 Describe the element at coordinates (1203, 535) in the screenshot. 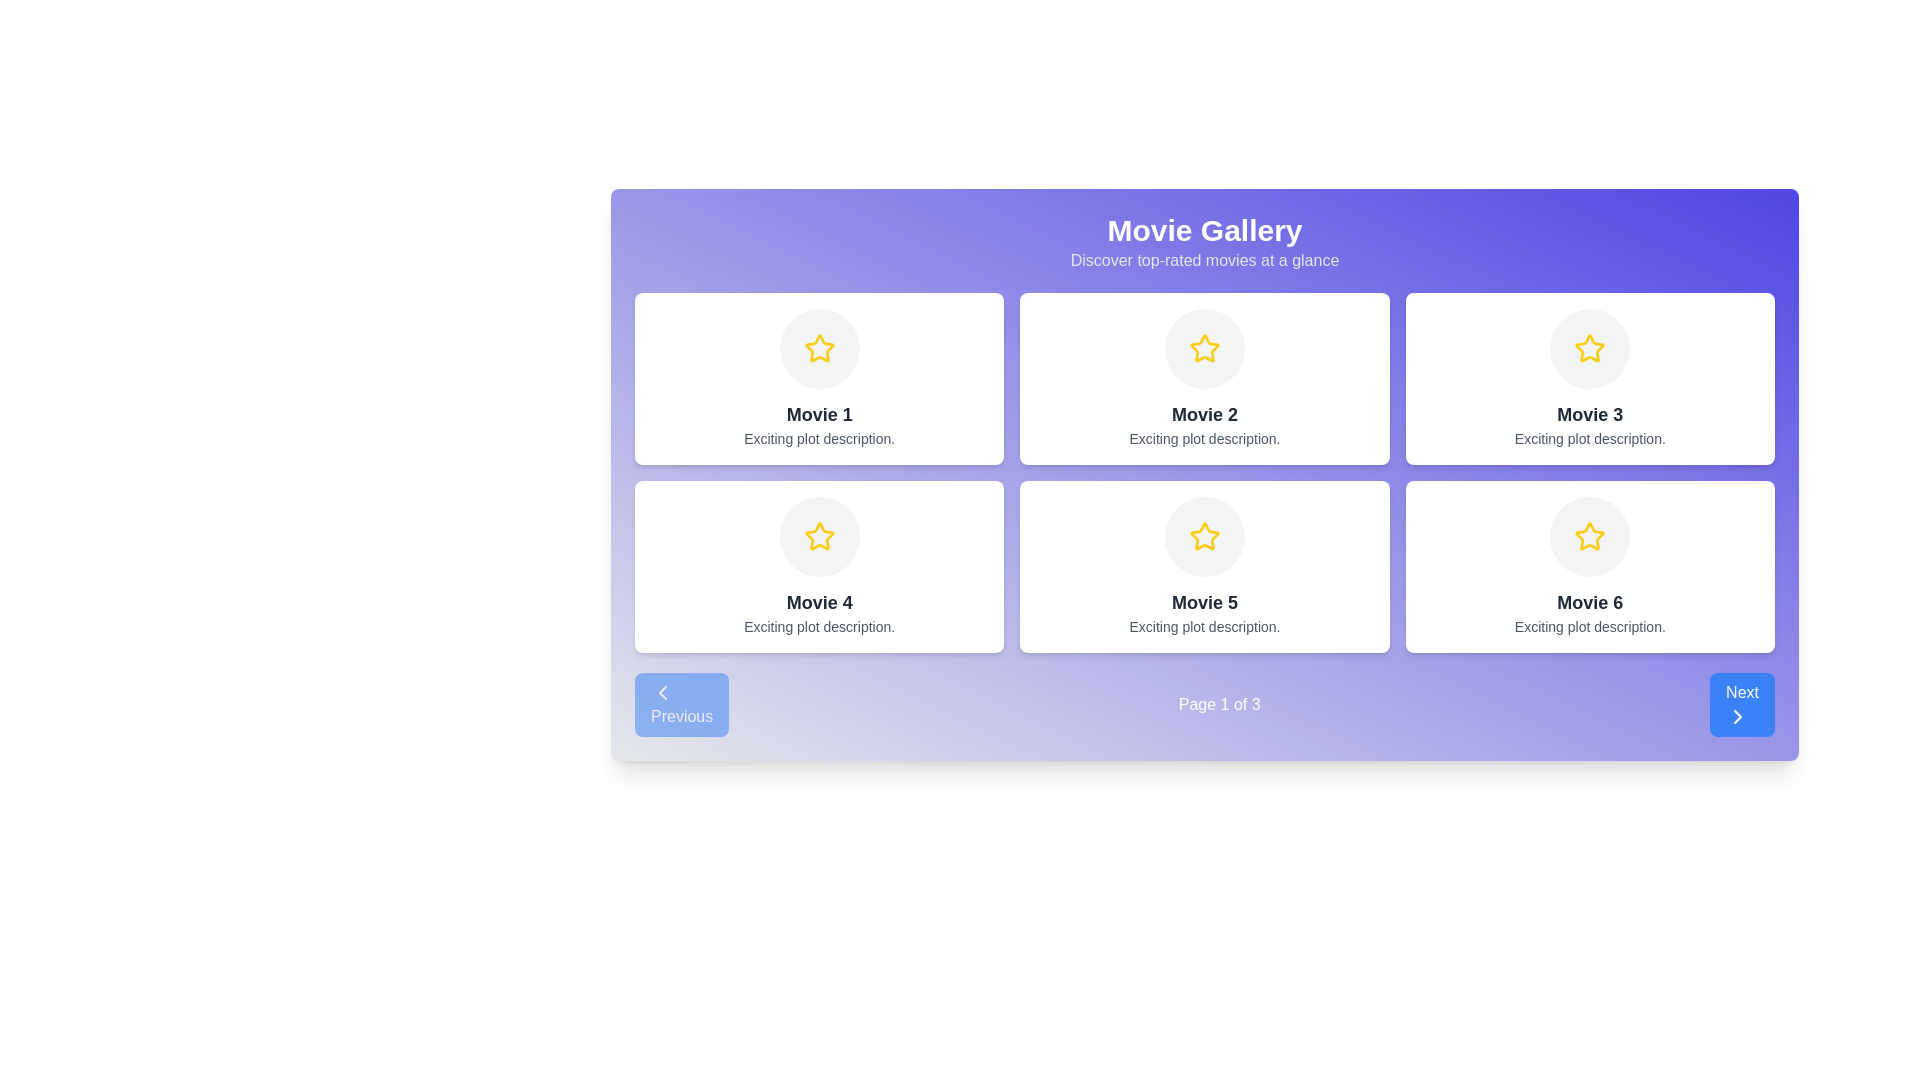

I see `the star icon located at the top of the 'Movie 5' card, which serves as a visual representation for rating or indicating a favorite status` at that location.